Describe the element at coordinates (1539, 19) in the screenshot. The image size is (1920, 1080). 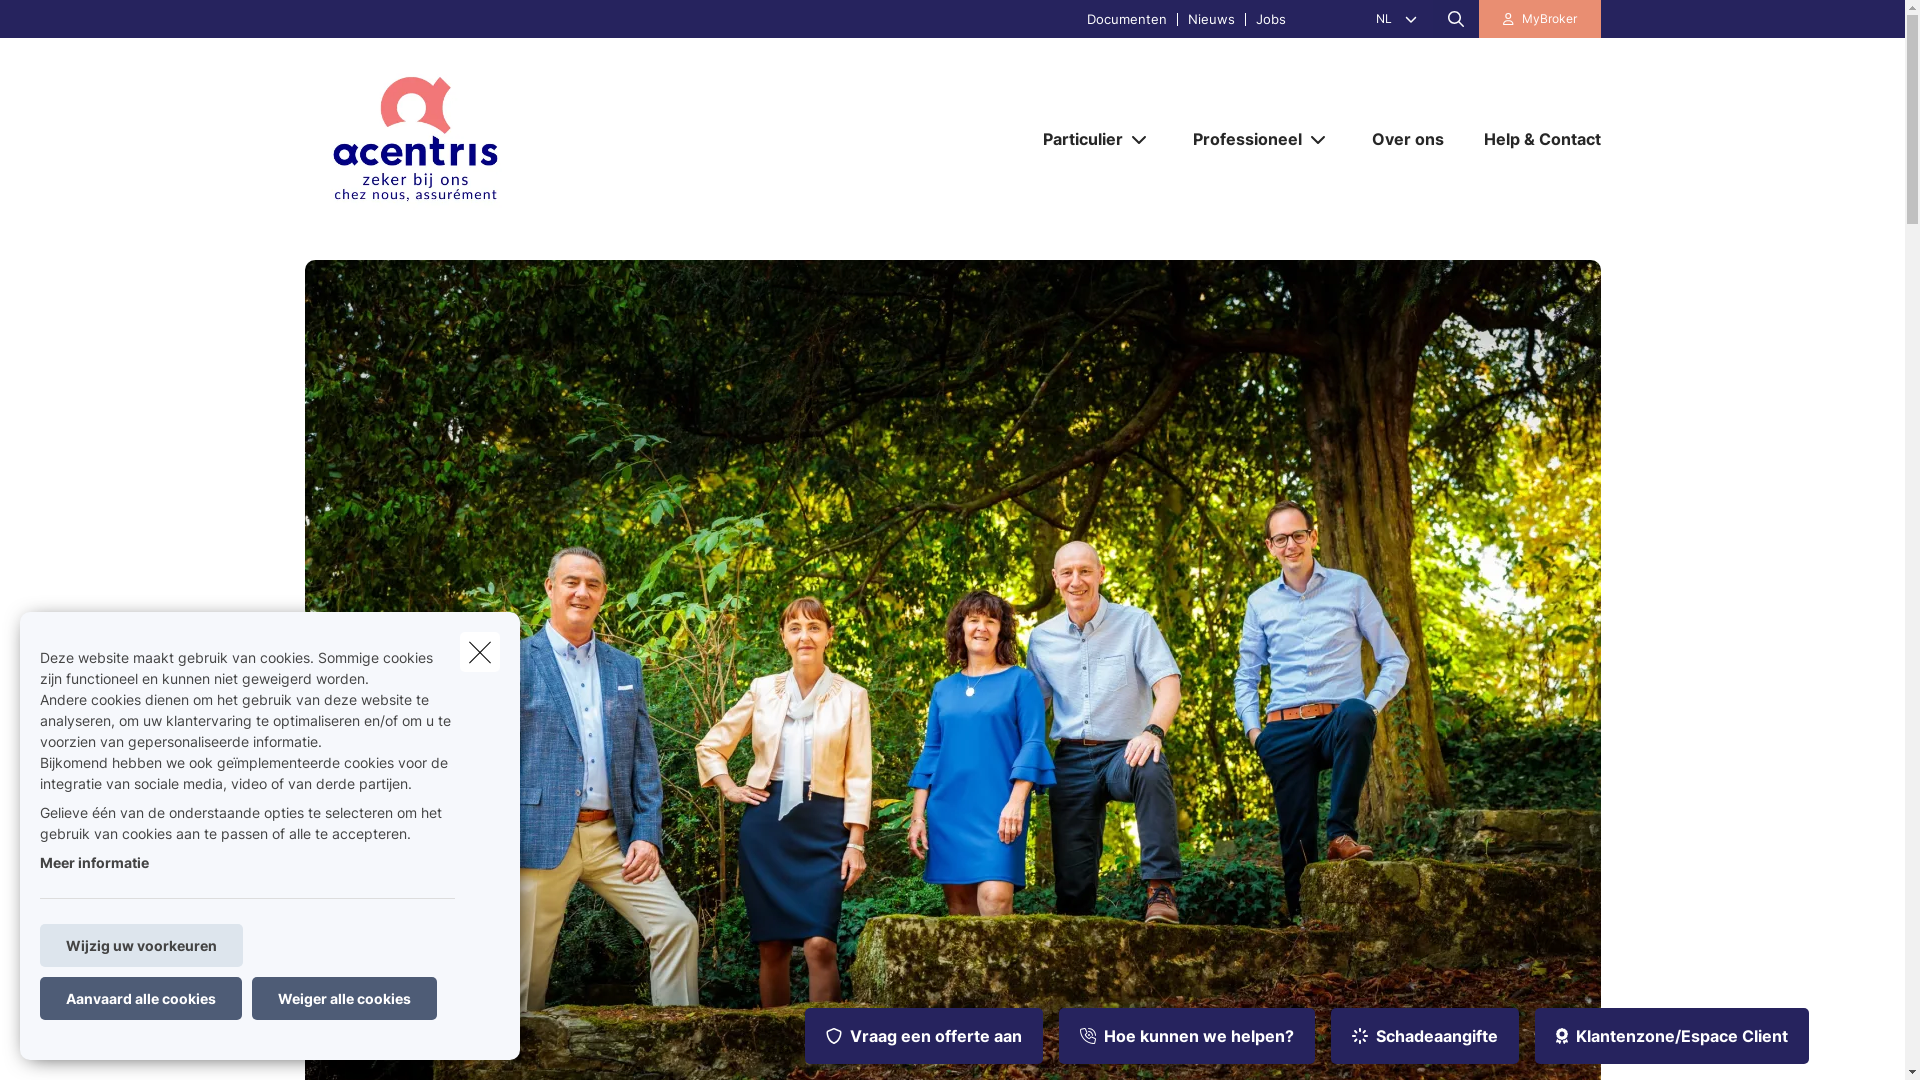
I see `'MyBroker'` at that location.